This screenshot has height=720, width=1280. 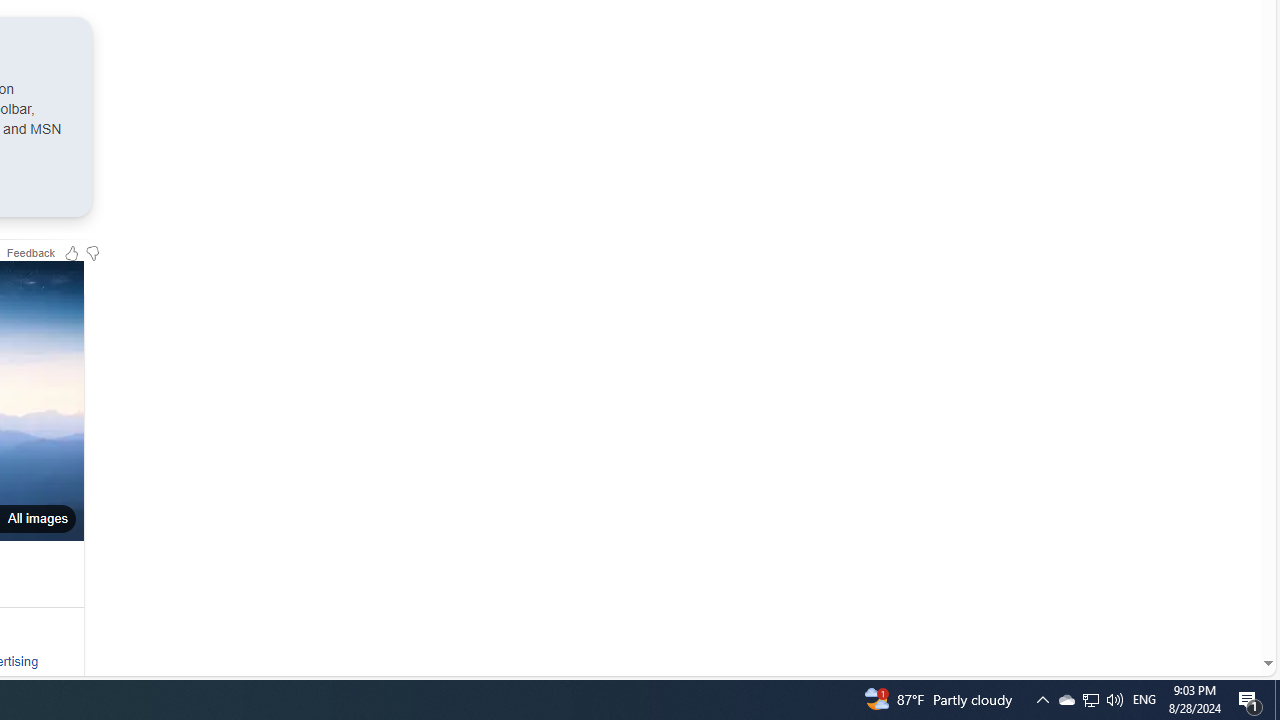 I want to click on 'Feedback Like', so click(x=71, y=251).